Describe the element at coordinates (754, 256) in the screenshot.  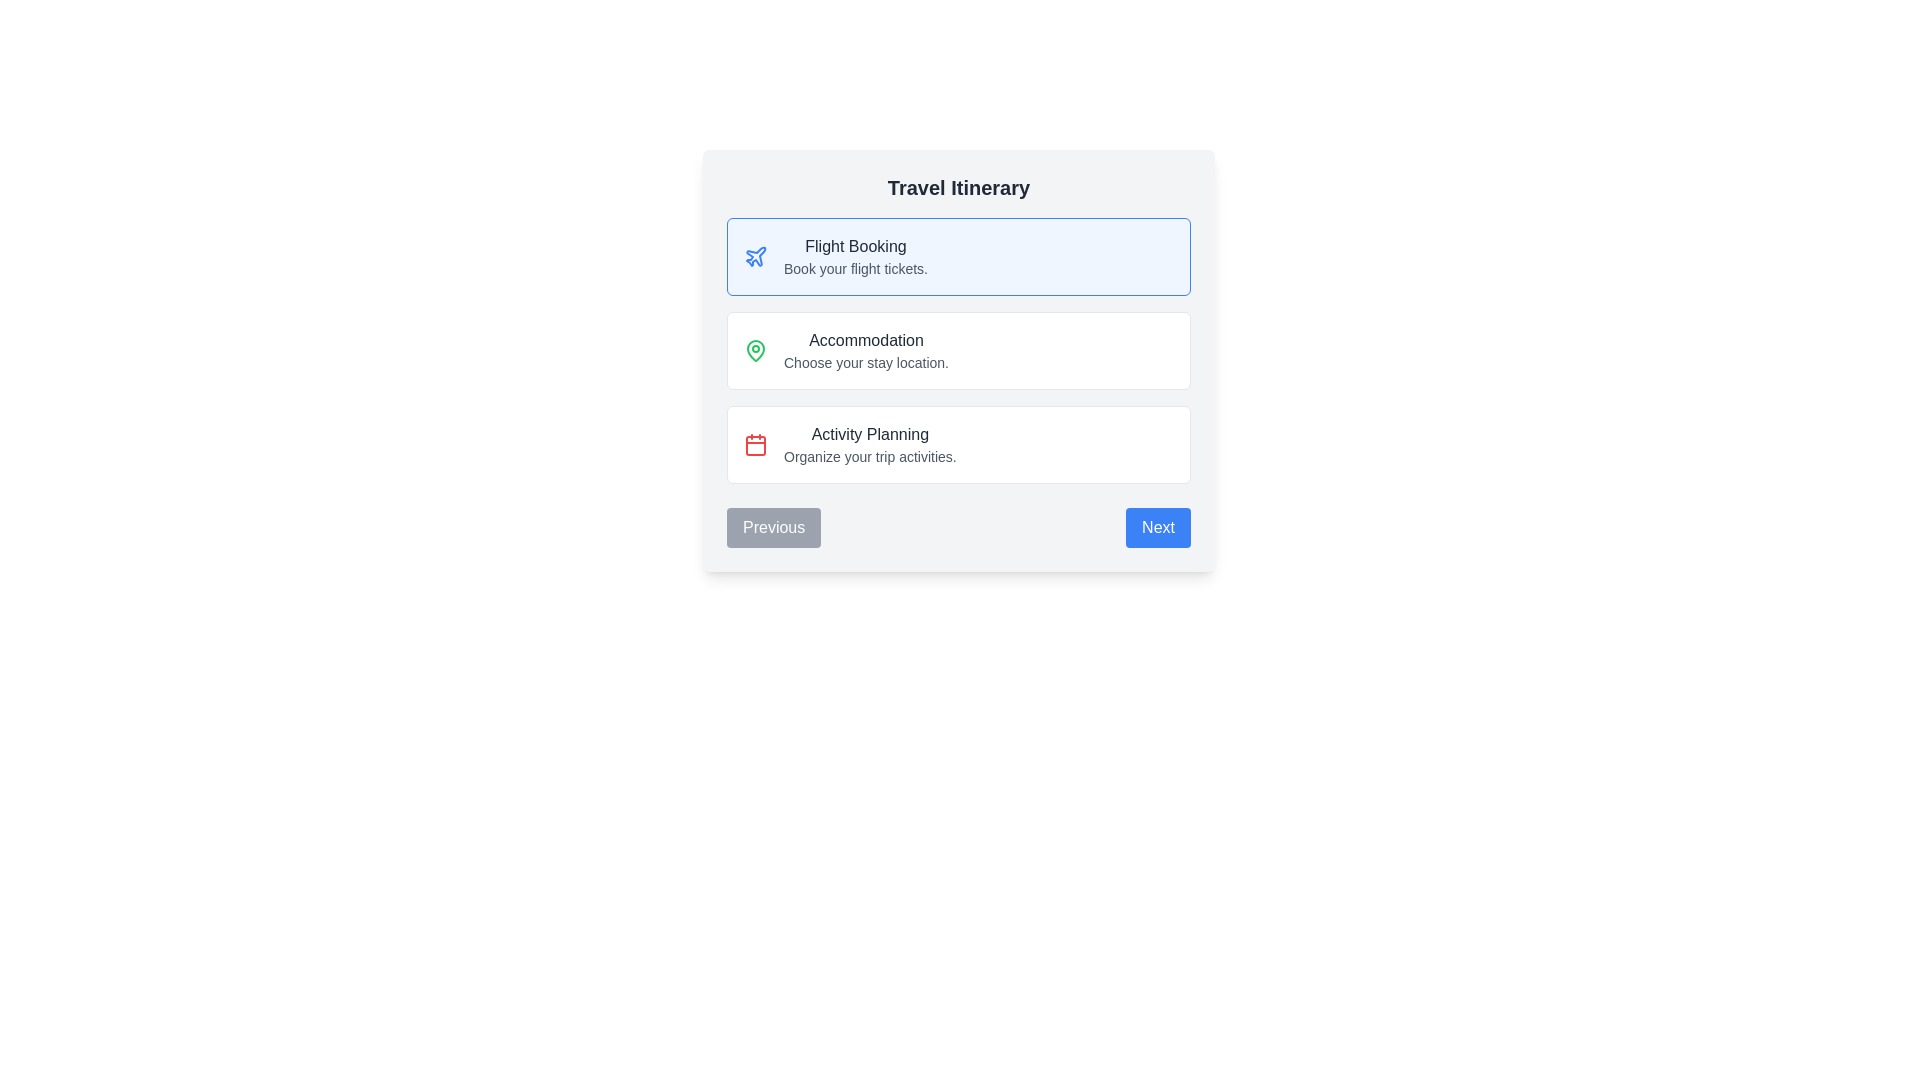
I see `the flight booking icon located to the left of the 'Flight Booking' text in the travel itinerary interface` at that location.